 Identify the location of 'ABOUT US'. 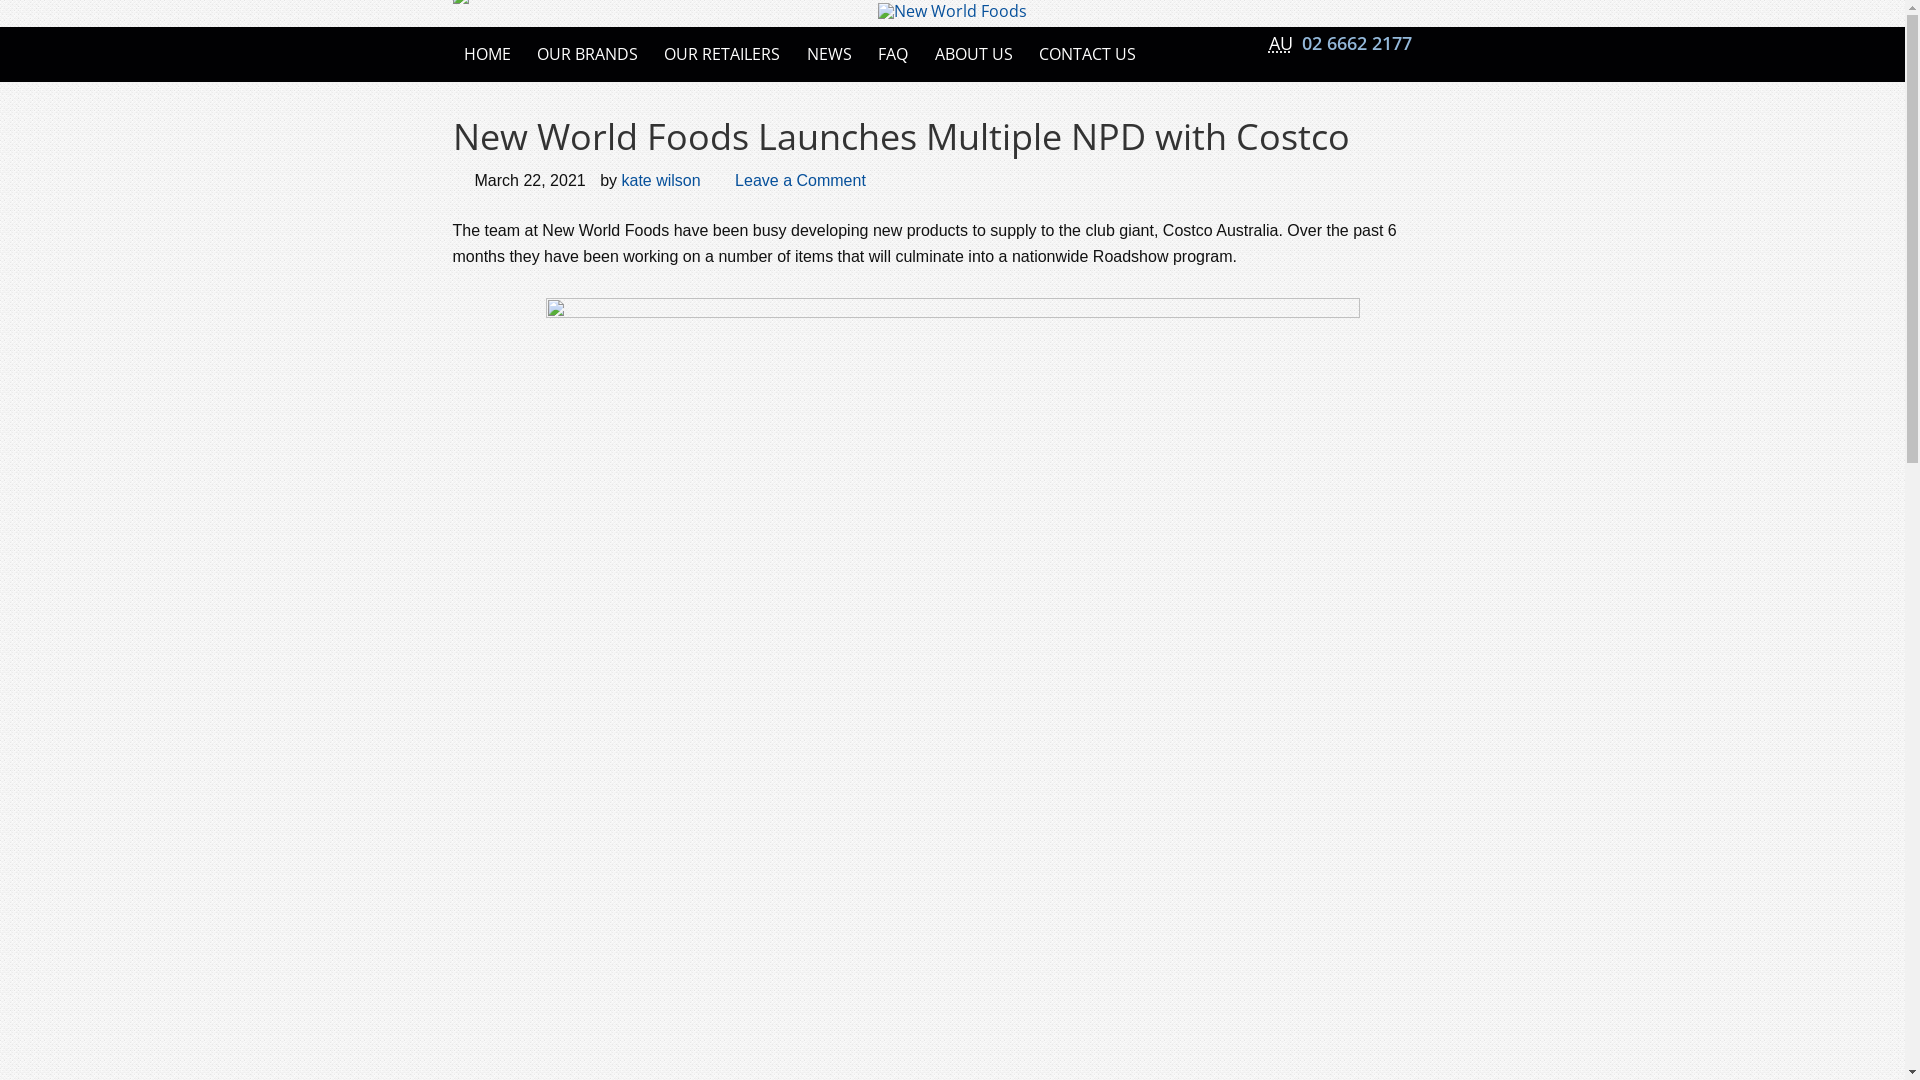
(921, 53).